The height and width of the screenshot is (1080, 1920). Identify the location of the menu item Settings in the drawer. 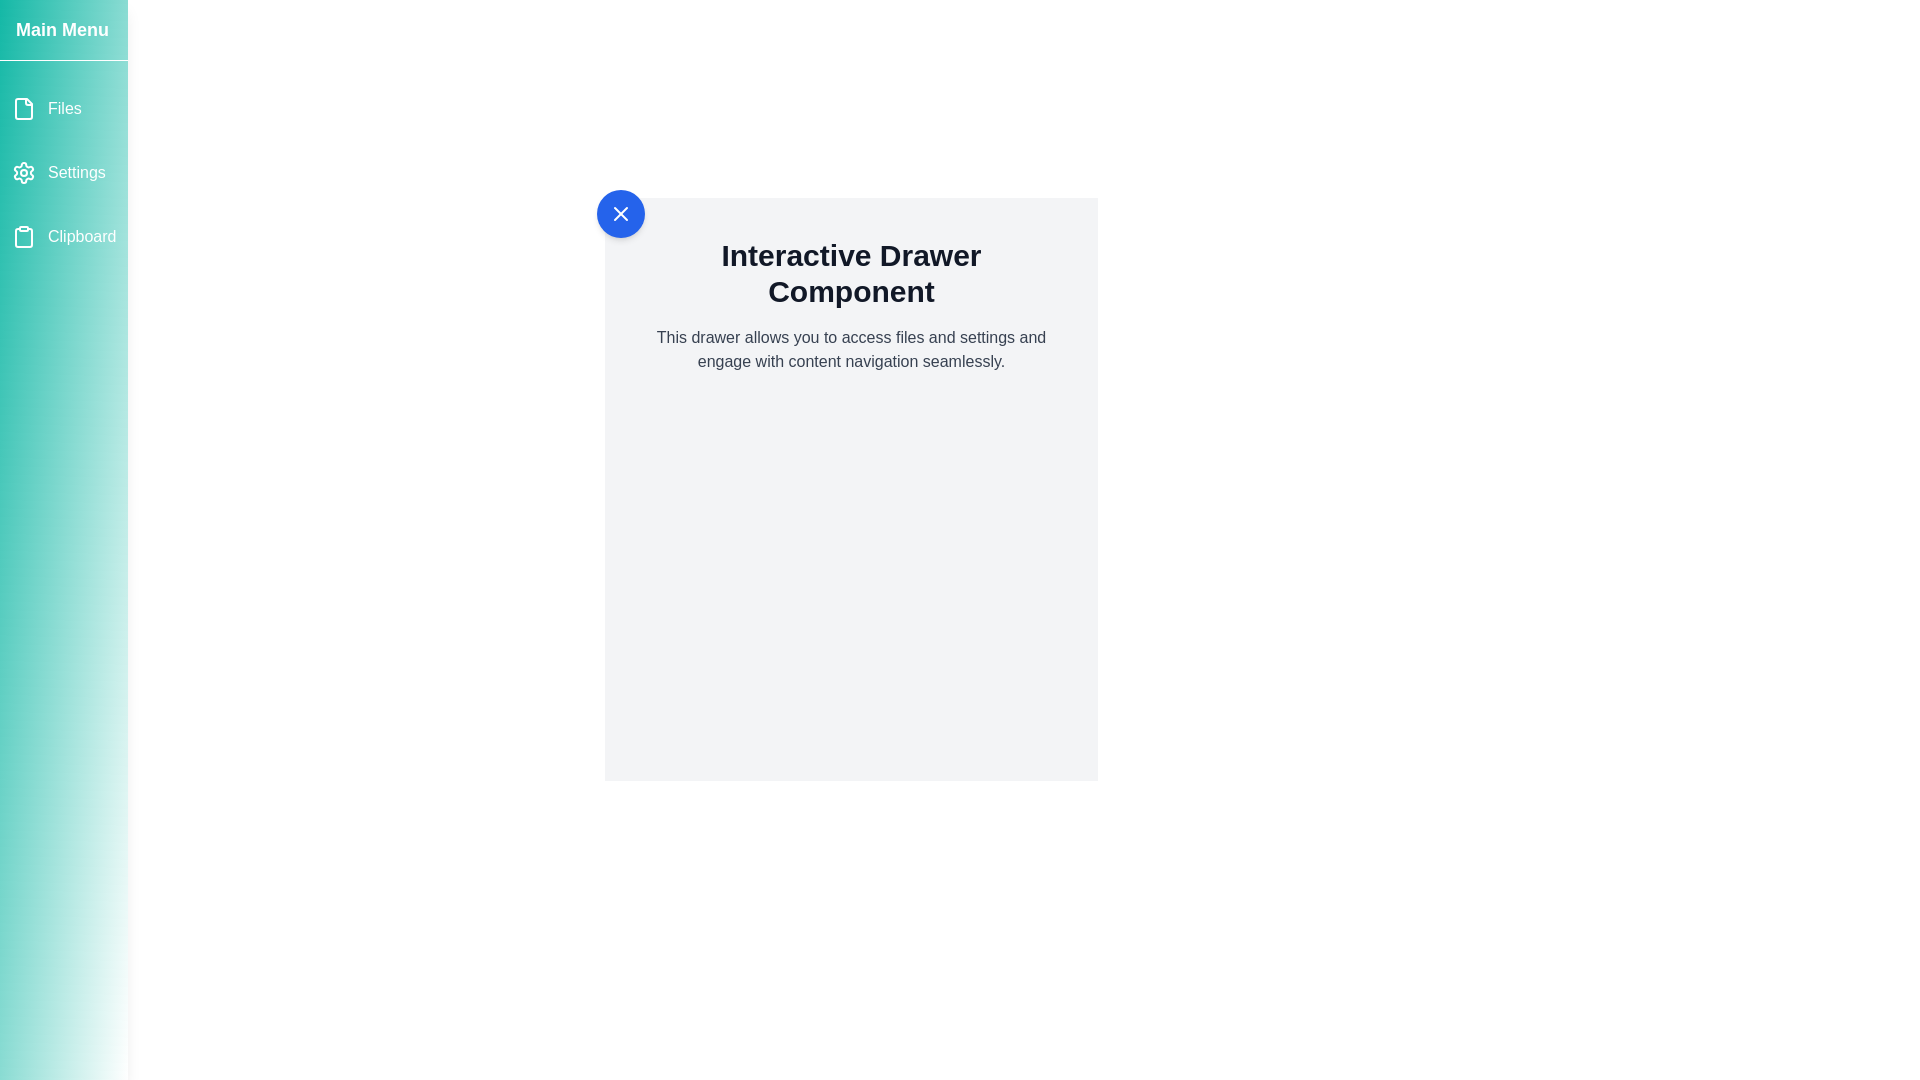
(63, 172).